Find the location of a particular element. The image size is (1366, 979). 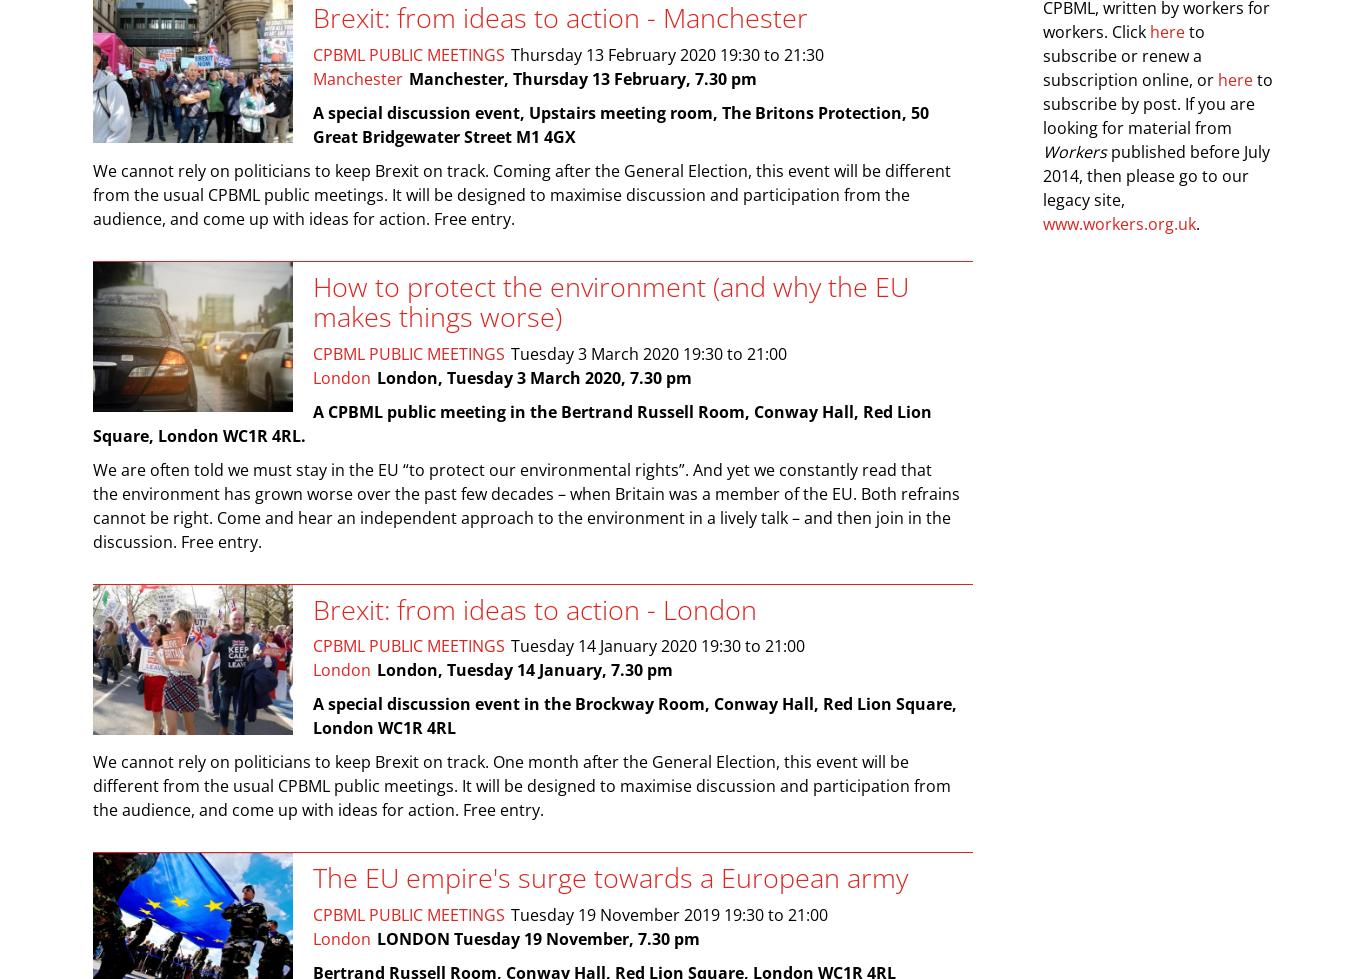

'A special discussion event in the Brockway Room, Conway Hall, Red Lion Square, London WC1R 4RL' is located at coordinates (634, 715).